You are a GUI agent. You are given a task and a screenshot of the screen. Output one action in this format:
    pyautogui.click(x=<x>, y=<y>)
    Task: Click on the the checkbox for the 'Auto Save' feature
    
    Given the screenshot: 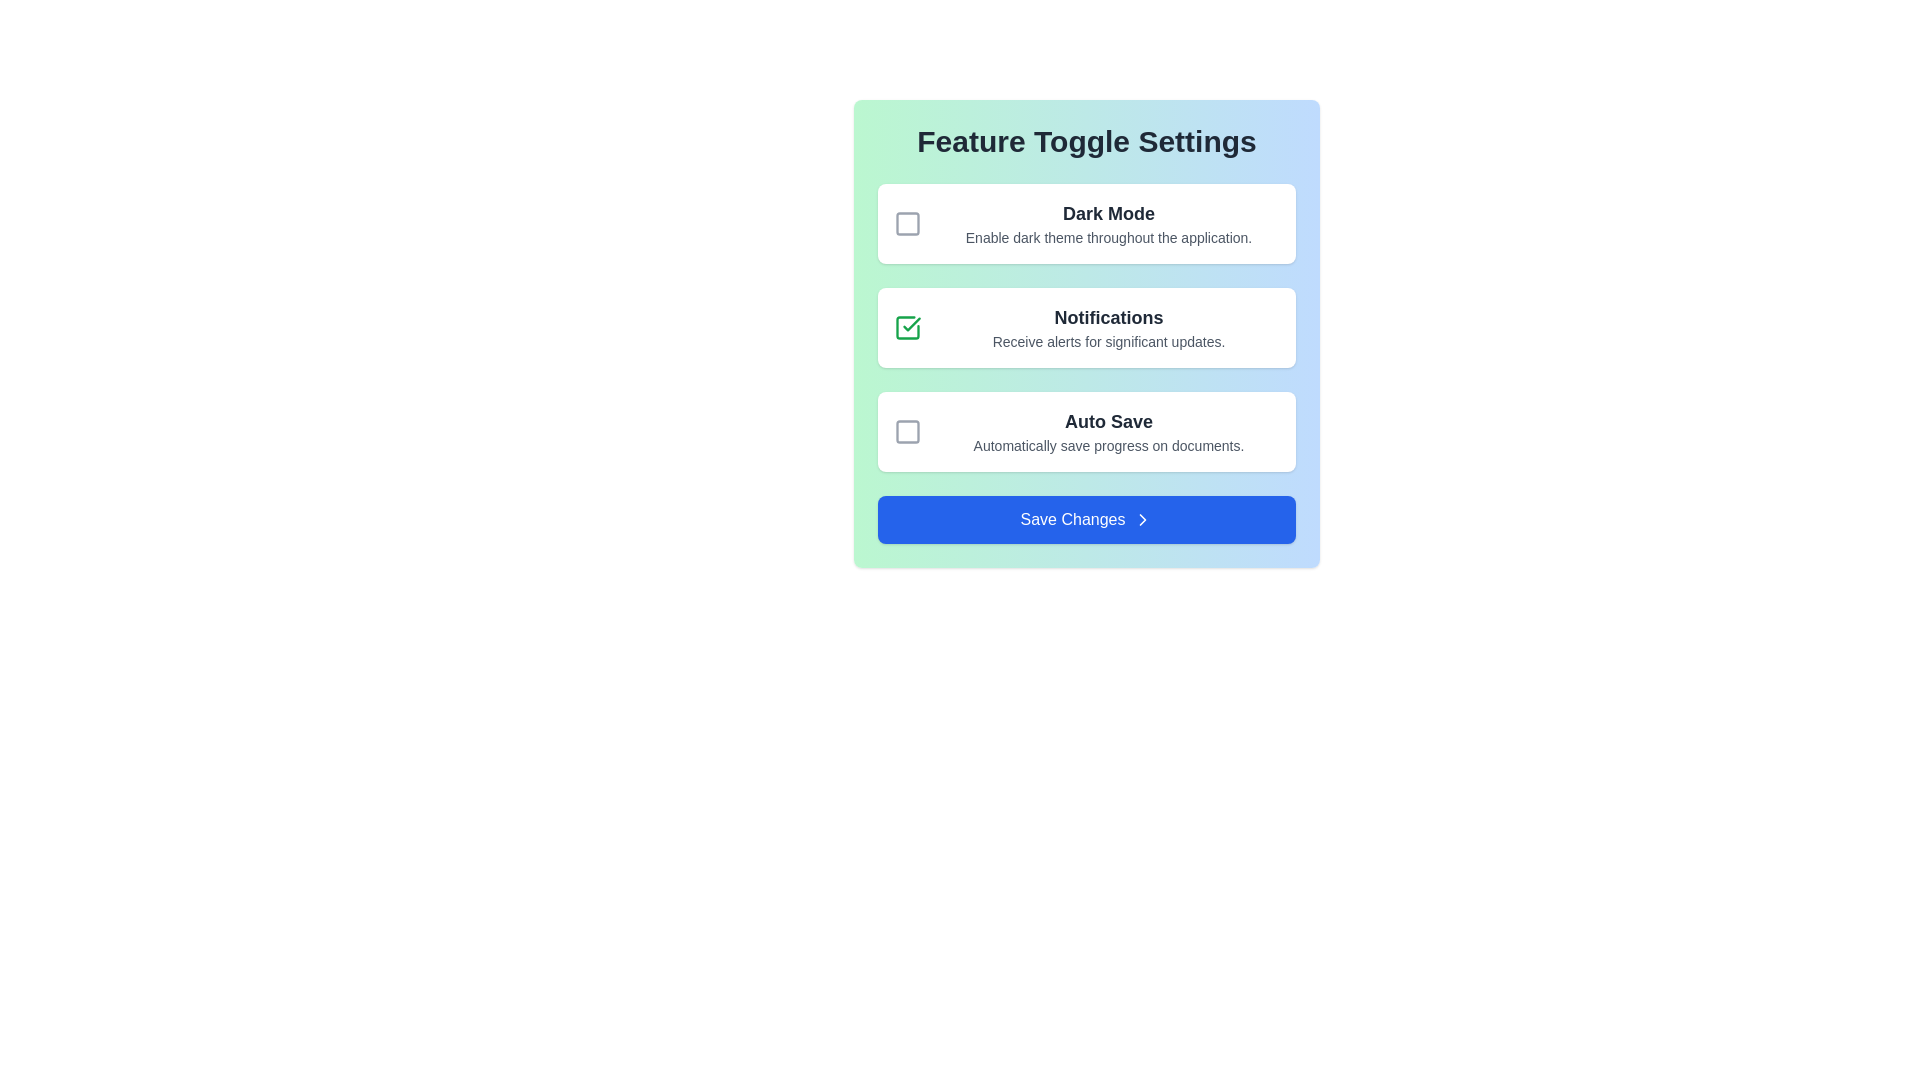 What is the action you would take?
    pyautogui.click(x=906, y=431)
    